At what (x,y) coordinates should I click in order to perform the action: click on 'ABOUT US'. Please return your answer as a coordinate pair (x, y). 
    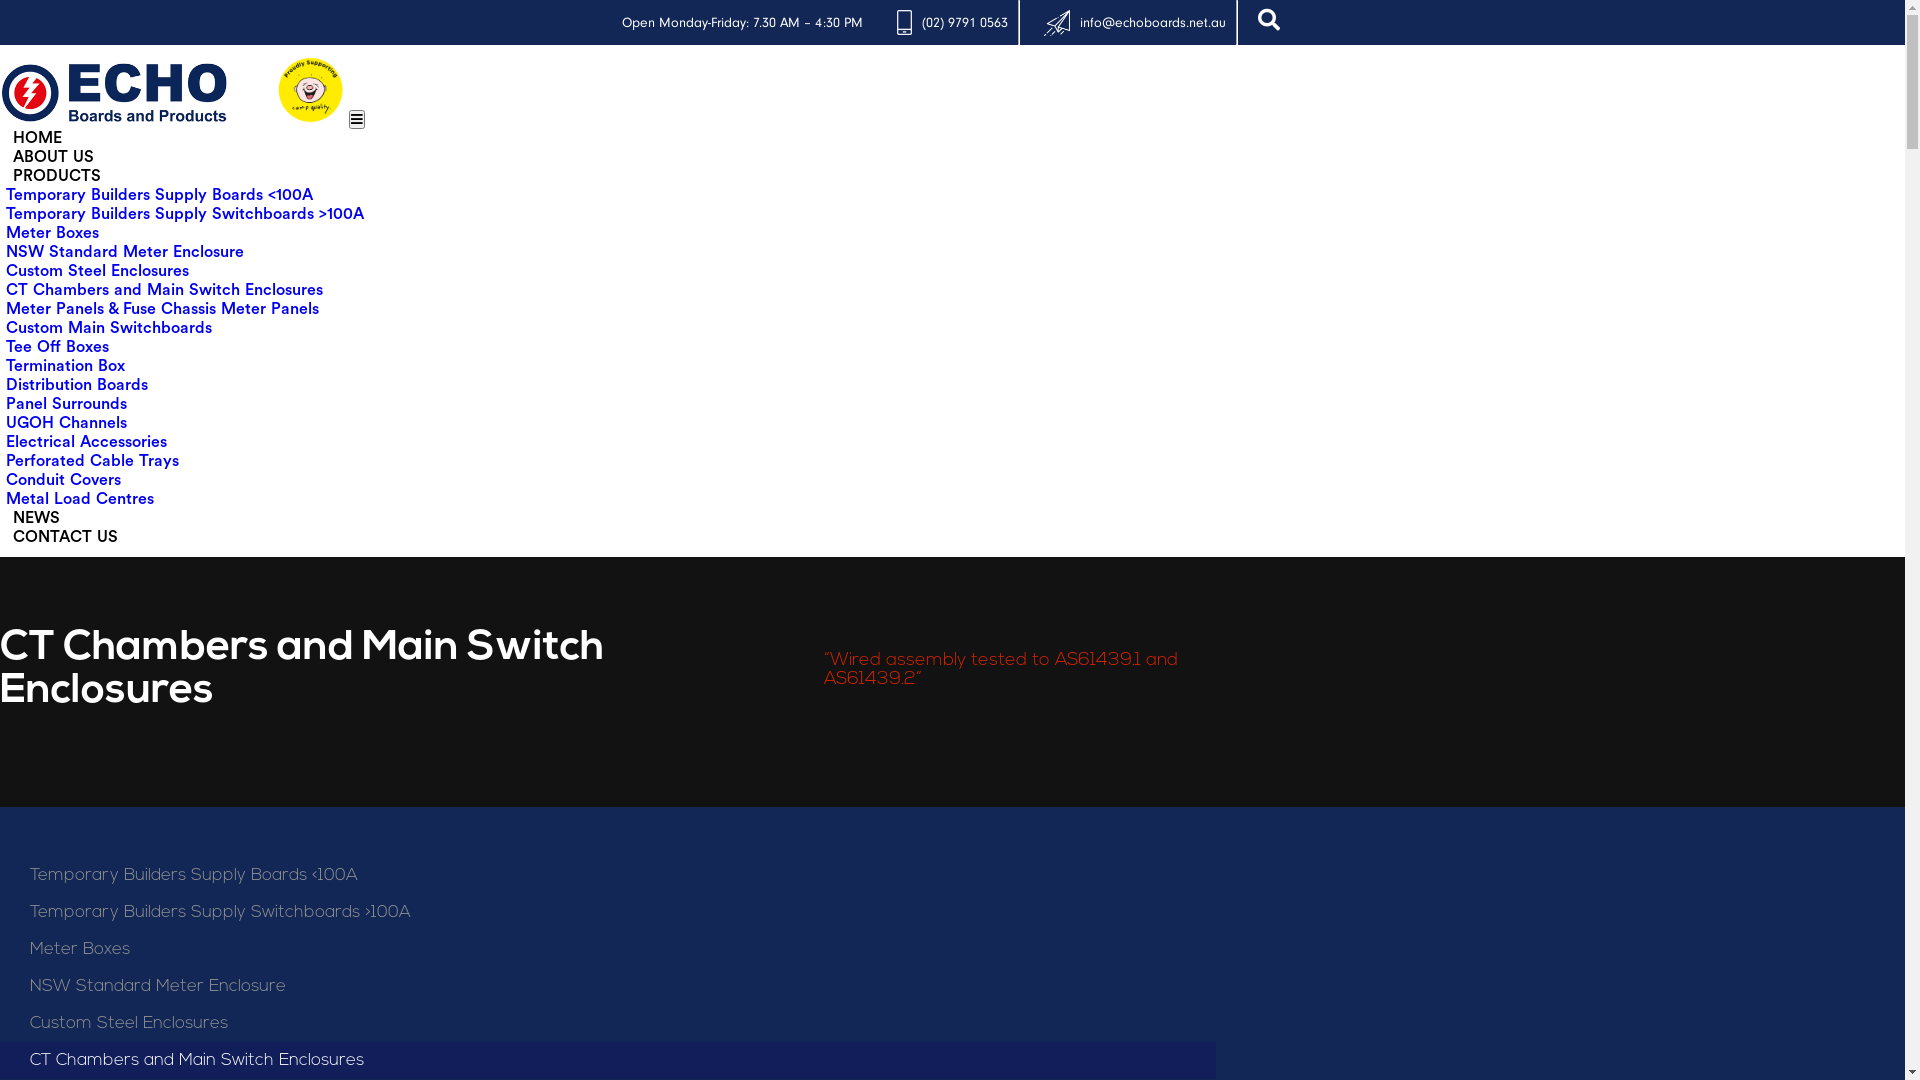
    Looking at the image, I should click on (5, 156).